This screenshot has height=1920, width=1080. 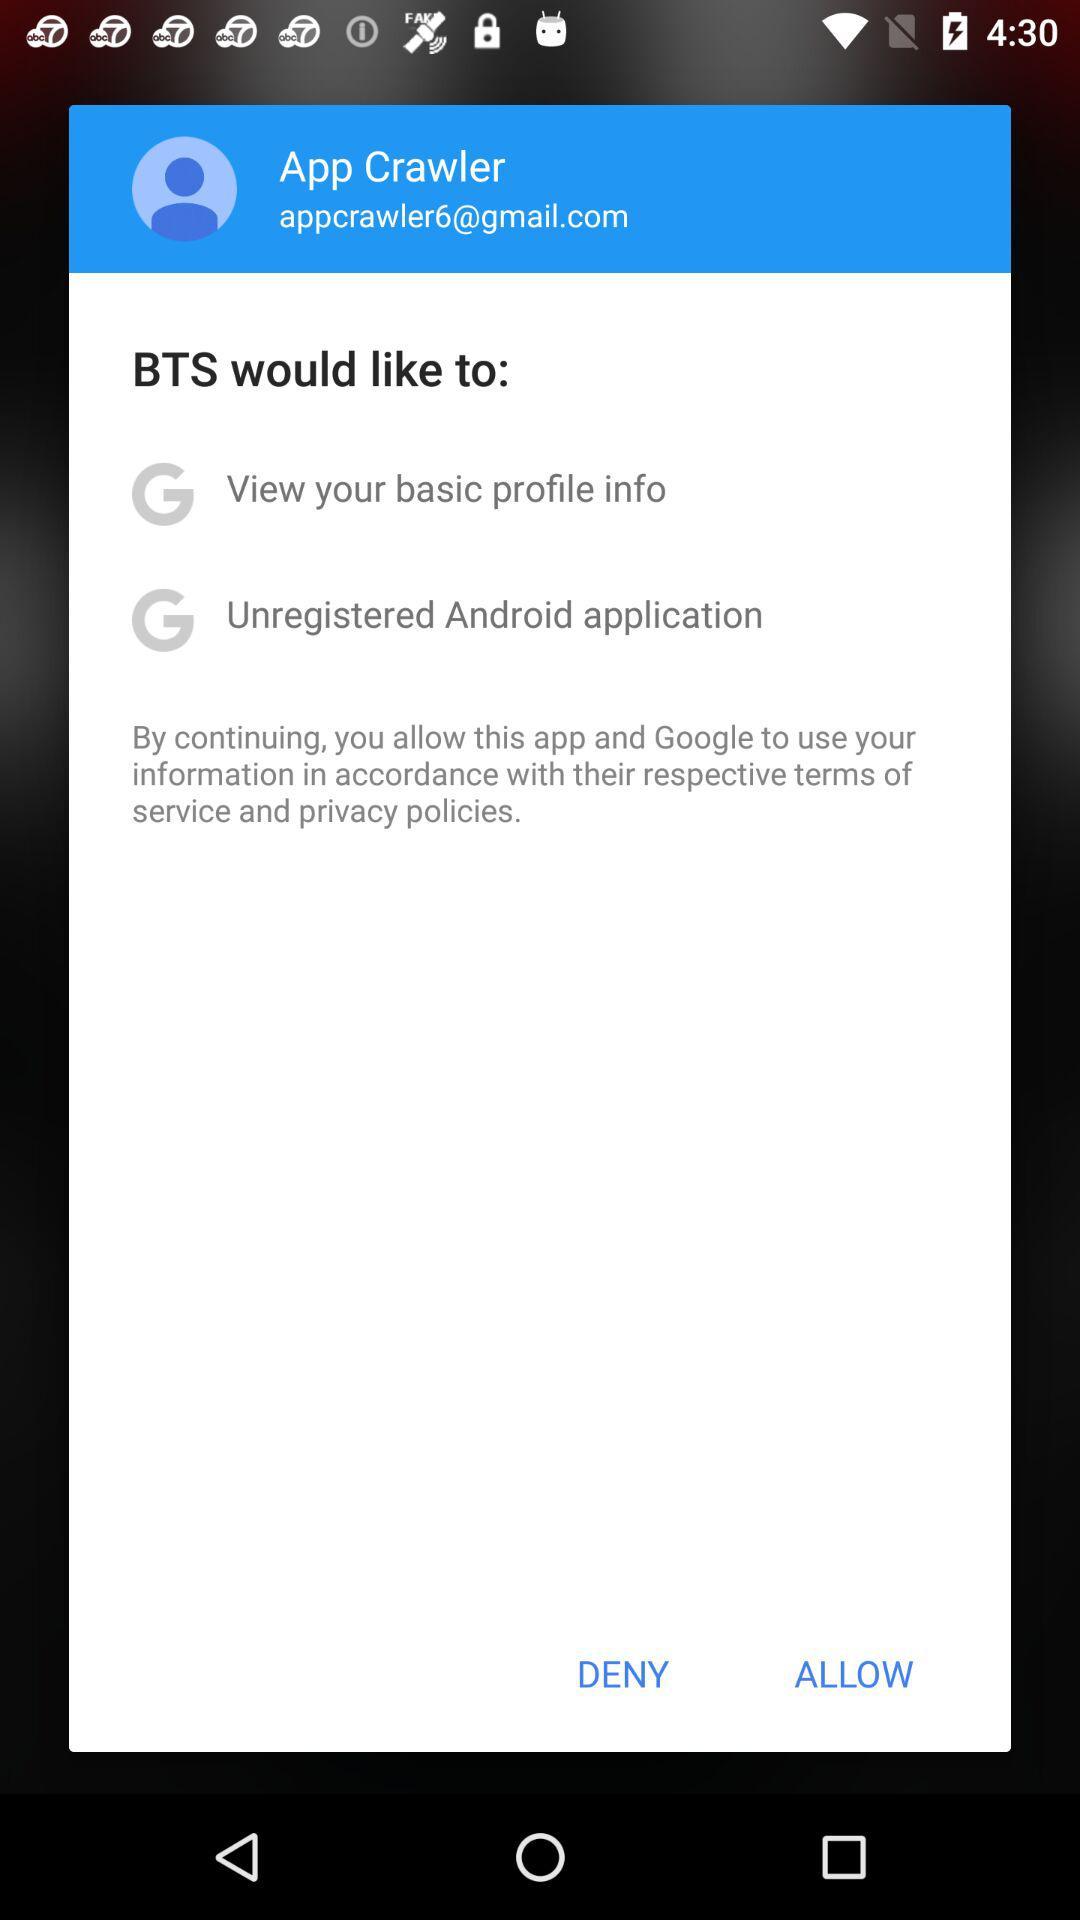 What do you see at coordinates (494, 612) in the screenshot?
I see `unregistered android application` at bounding box center [494, 612].